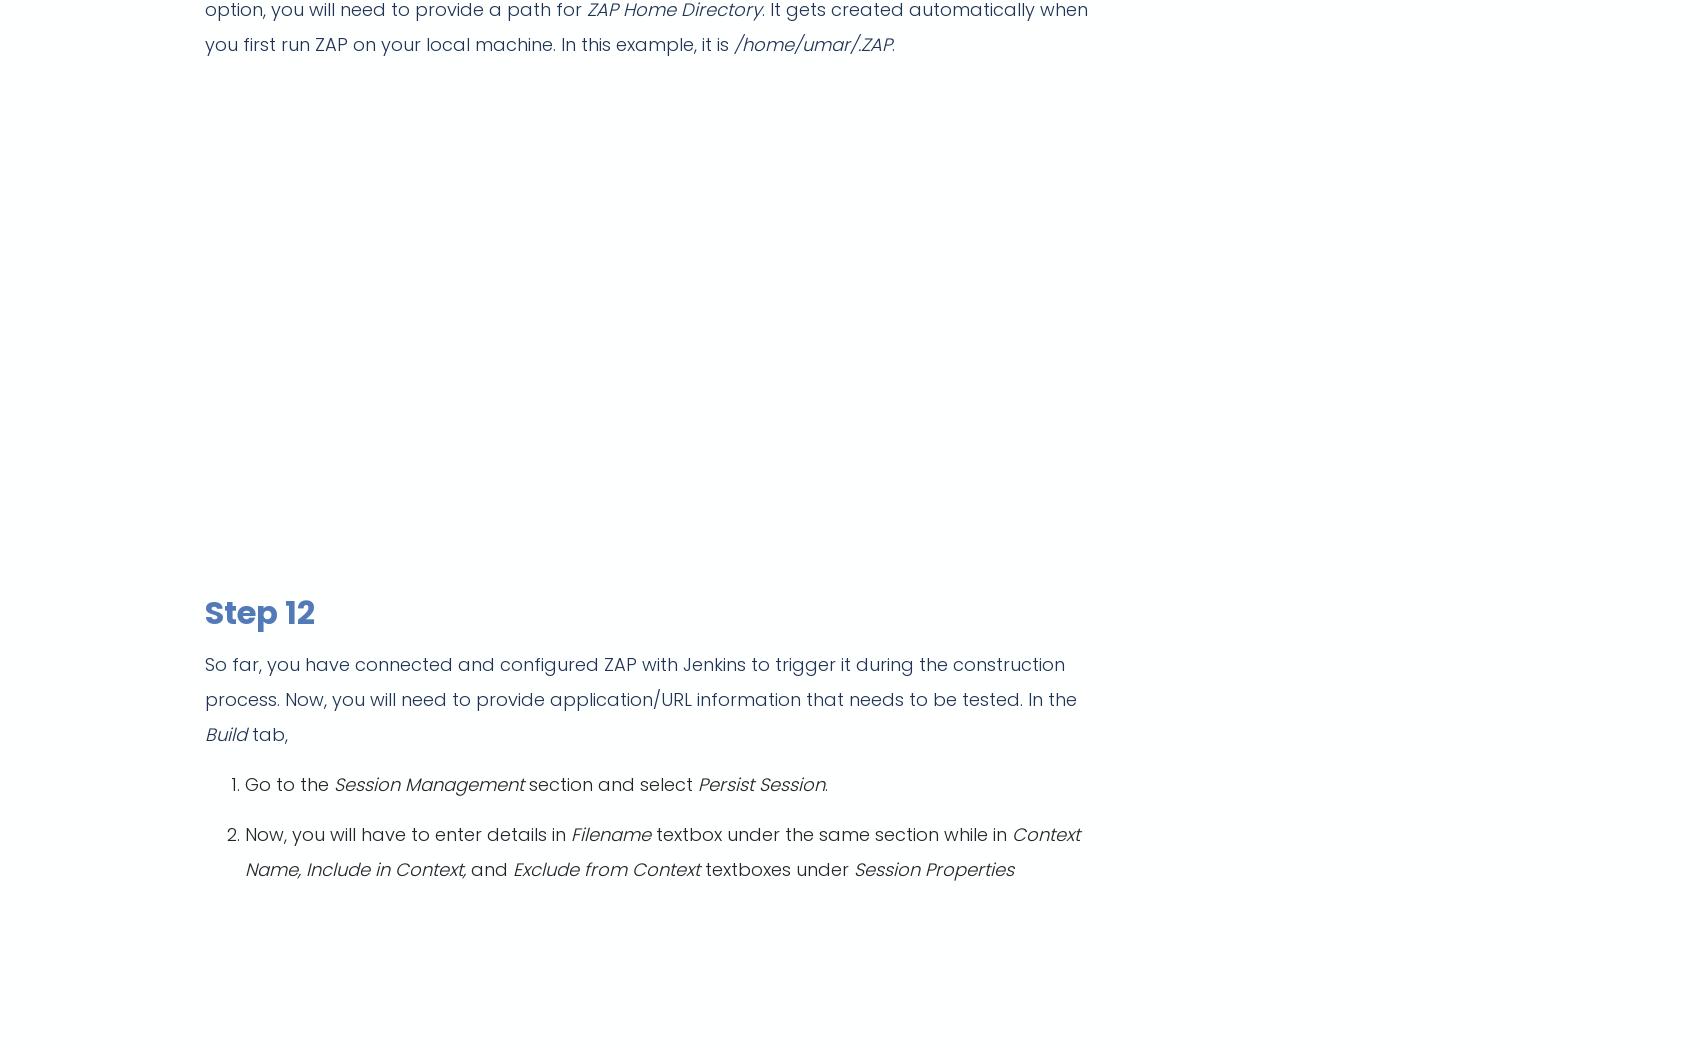 Image resolution: width=1700 pixels, height=1048 pixels. Describe the element at coordinates (513, 869) in the screenshot. I see `'Exclude from Context'` at that location.